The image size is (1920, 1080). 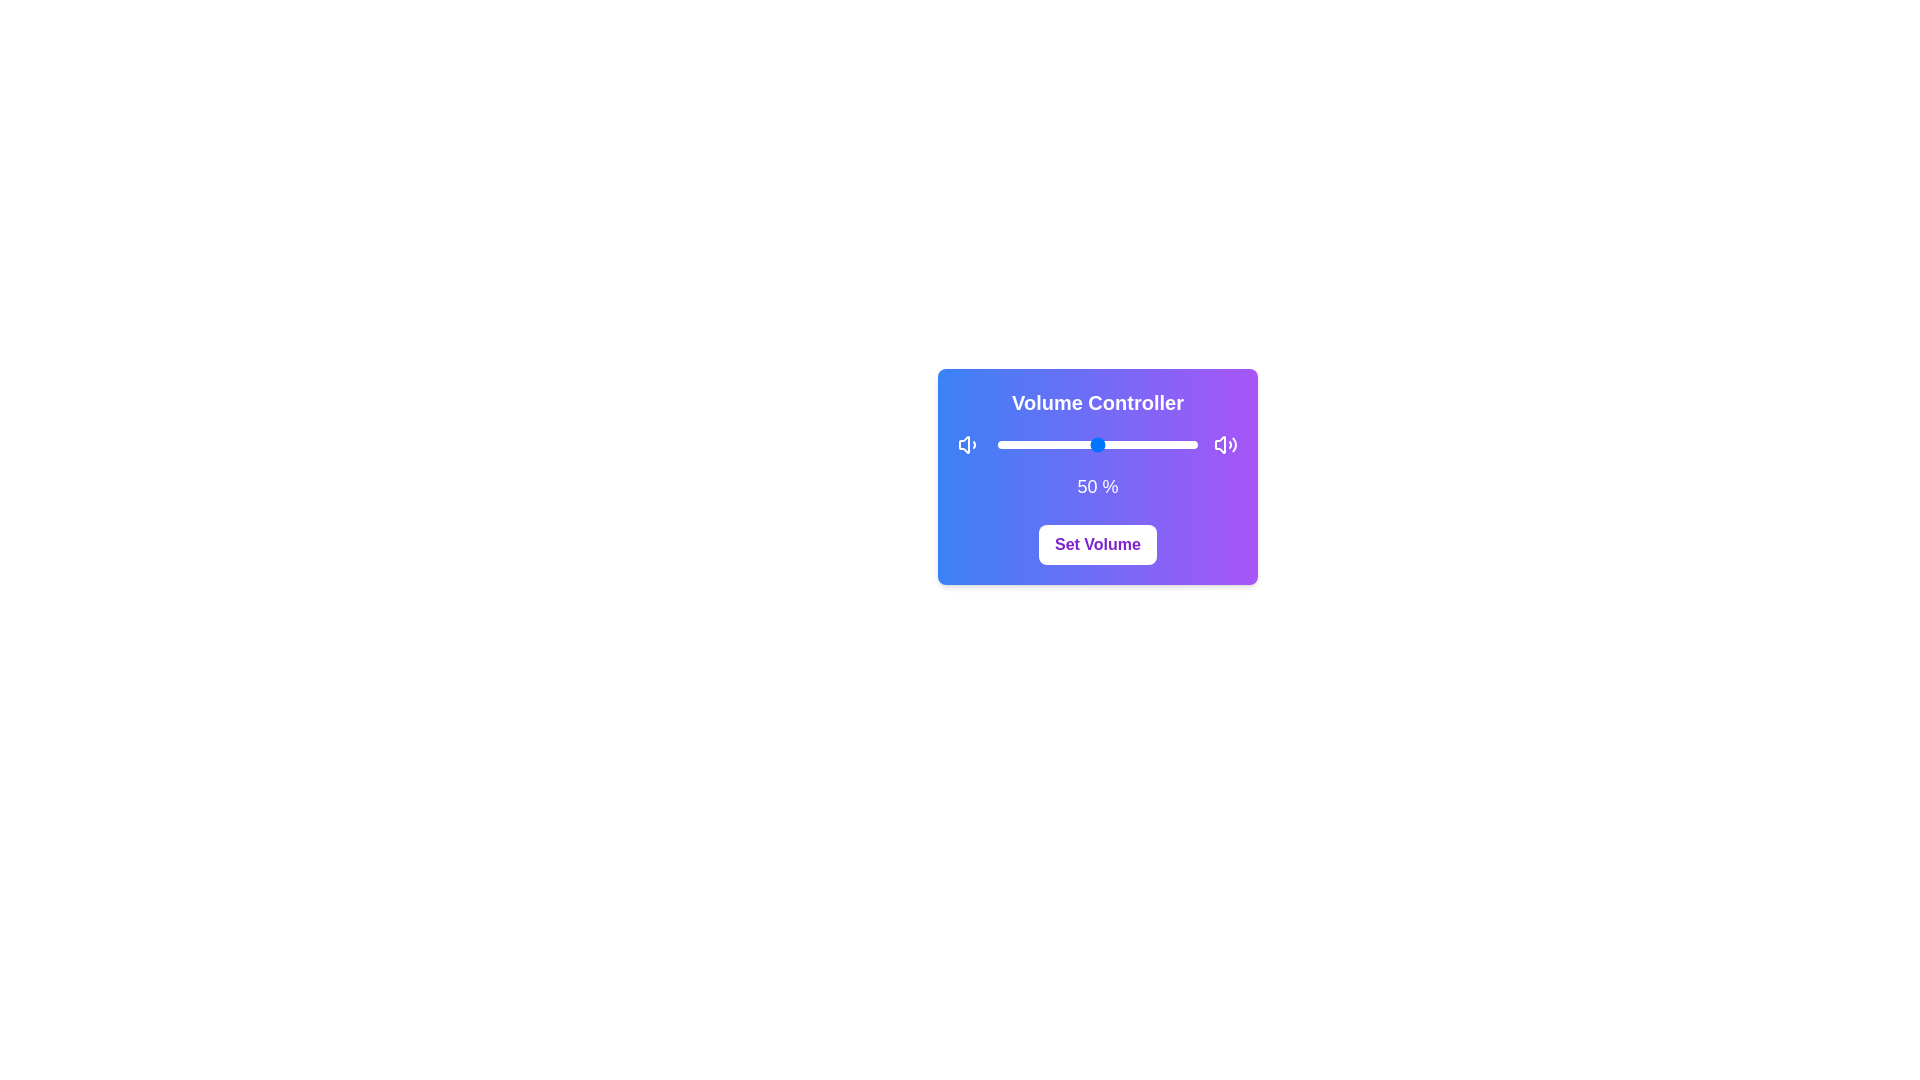 I want to click on the slider to set the volume to 1%, so click(x=999, y=443).